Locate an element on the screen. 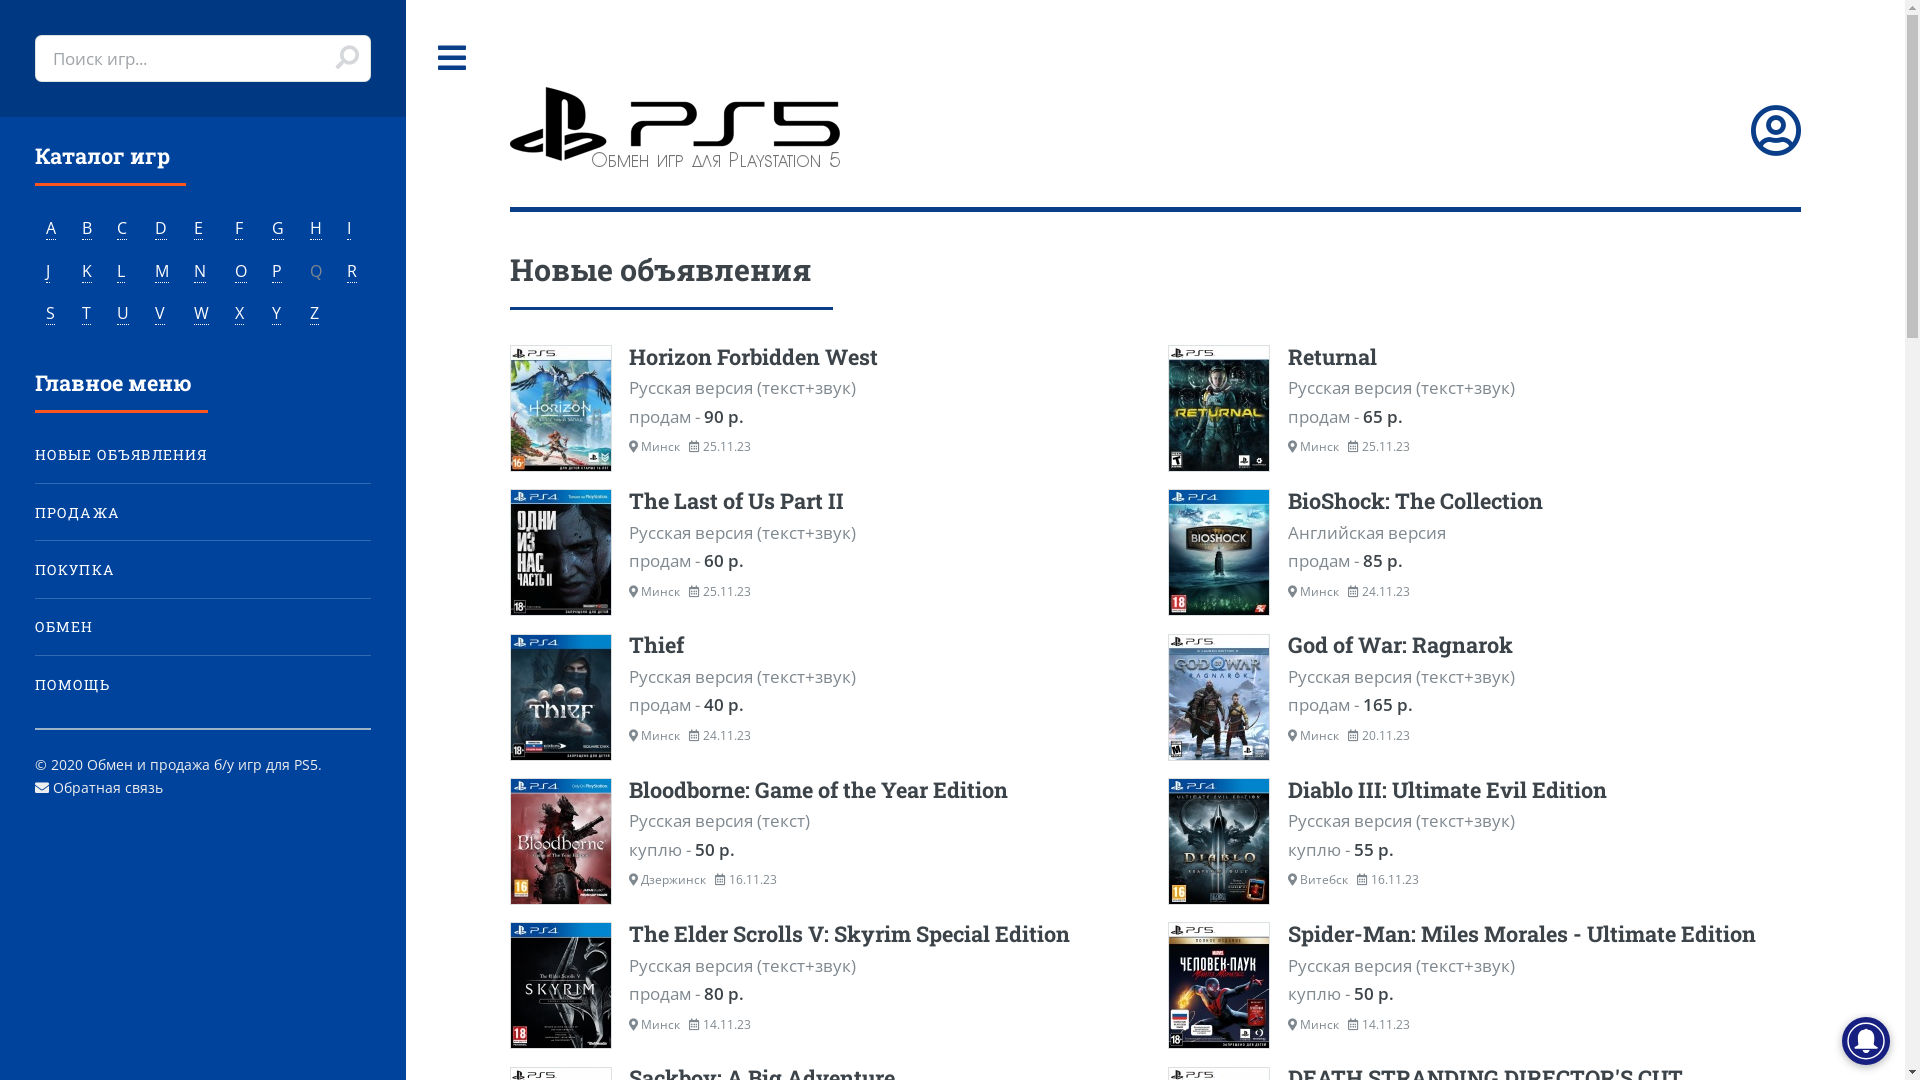  'Toggle' is located at coordinates (451, 57).